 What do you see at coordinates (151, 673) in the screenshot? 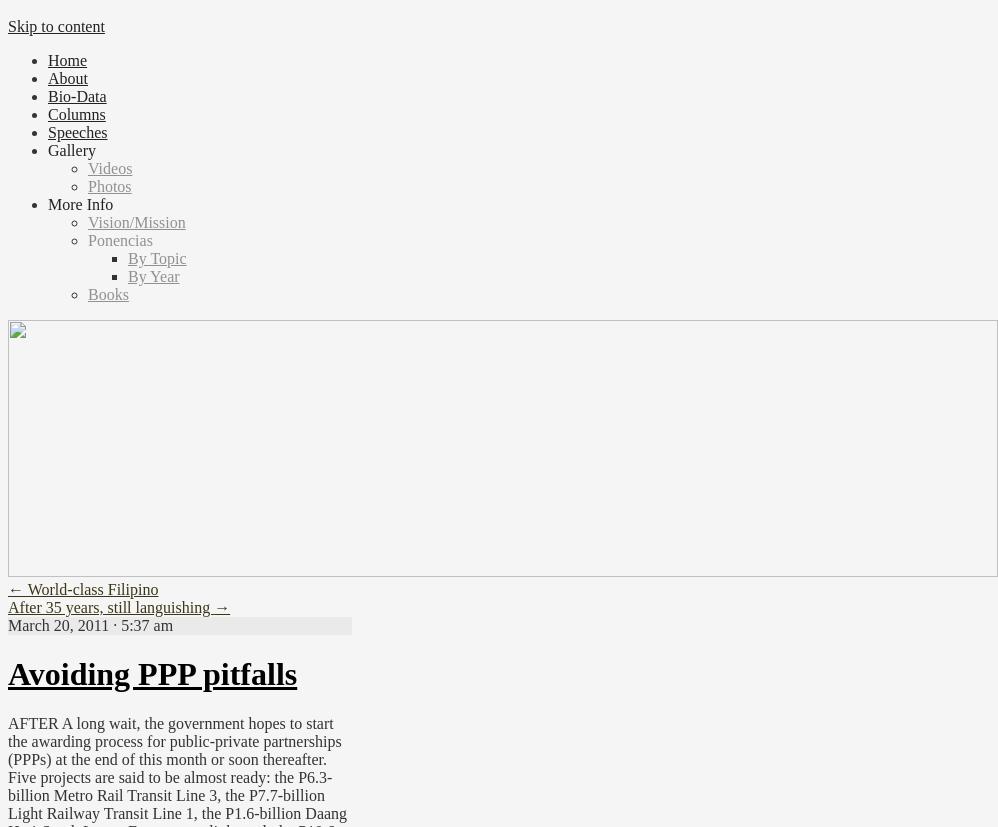
I see `'Avoiding PPP pitfalls'` at bounding box center [151, 673].